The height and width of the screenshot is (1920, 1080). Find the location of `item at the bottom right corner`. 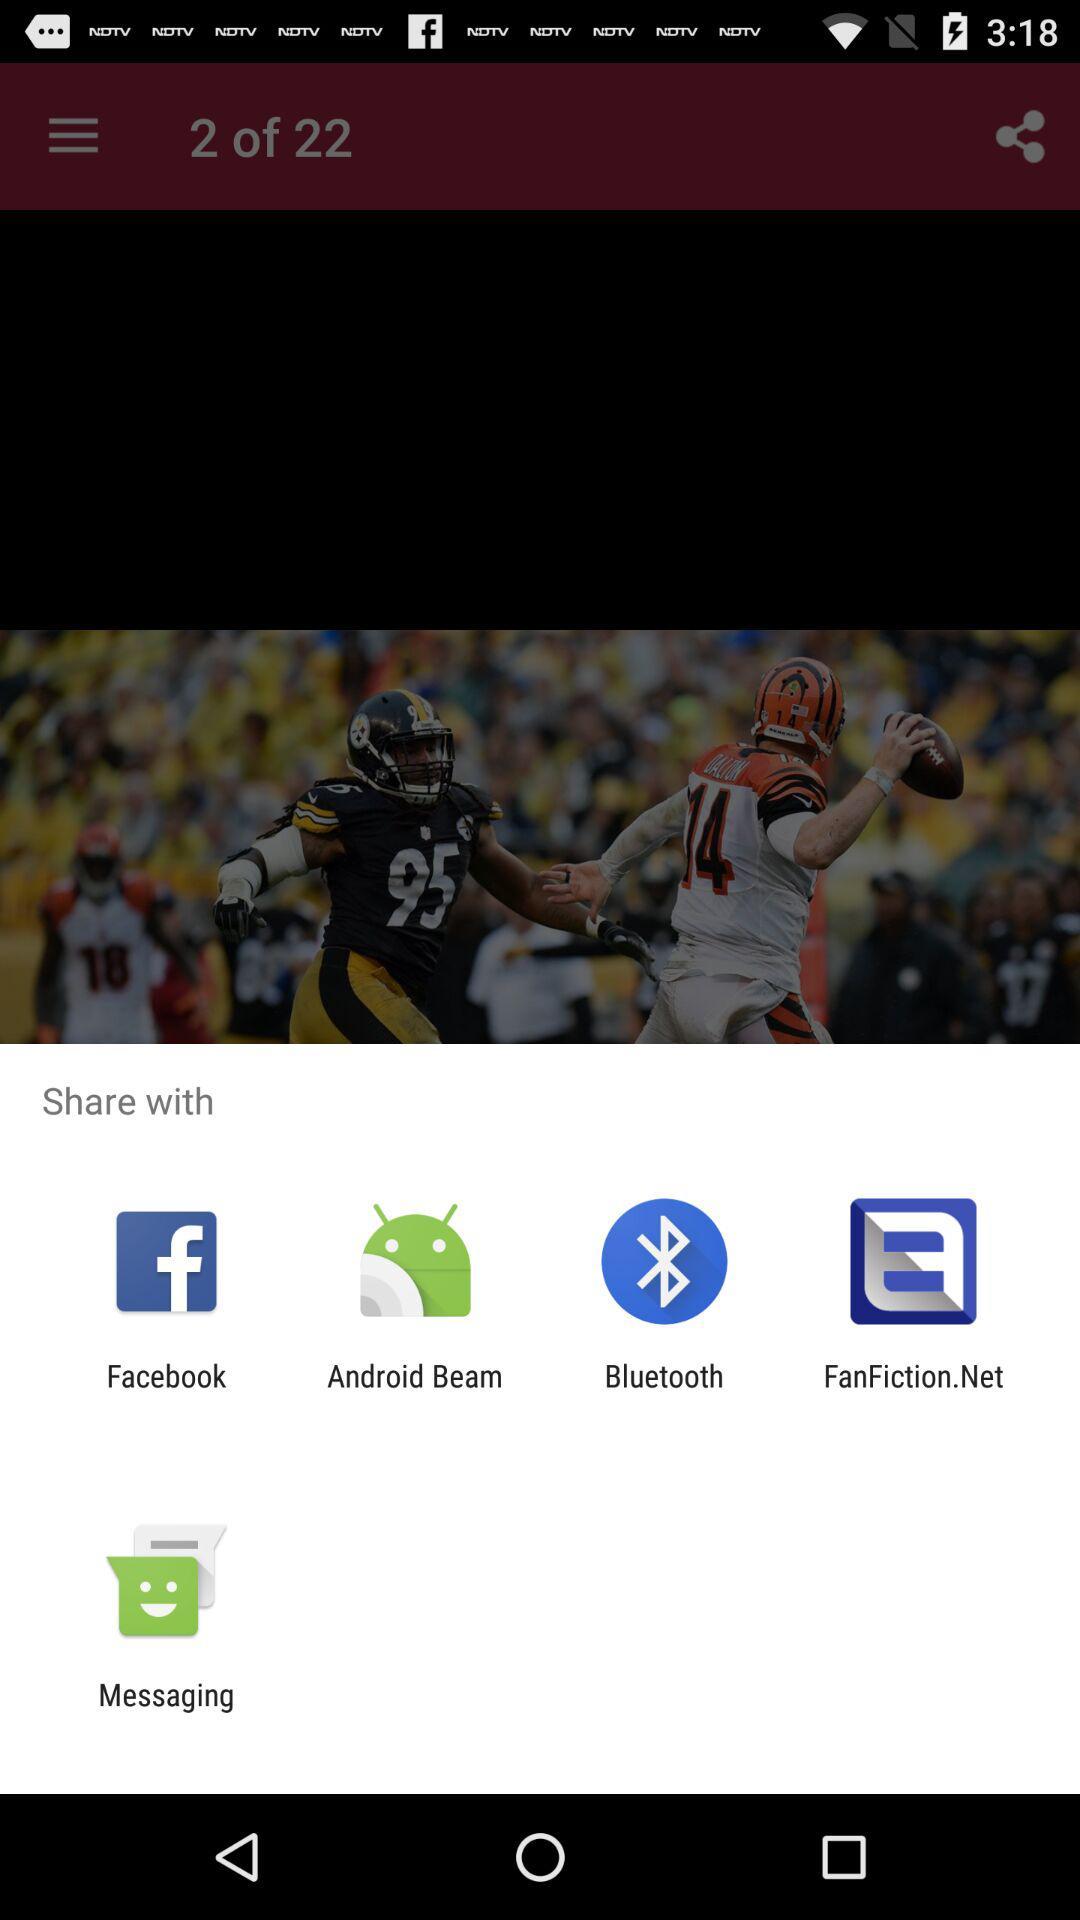

item at the bottom right corner is located at coordinates (913, 1392).